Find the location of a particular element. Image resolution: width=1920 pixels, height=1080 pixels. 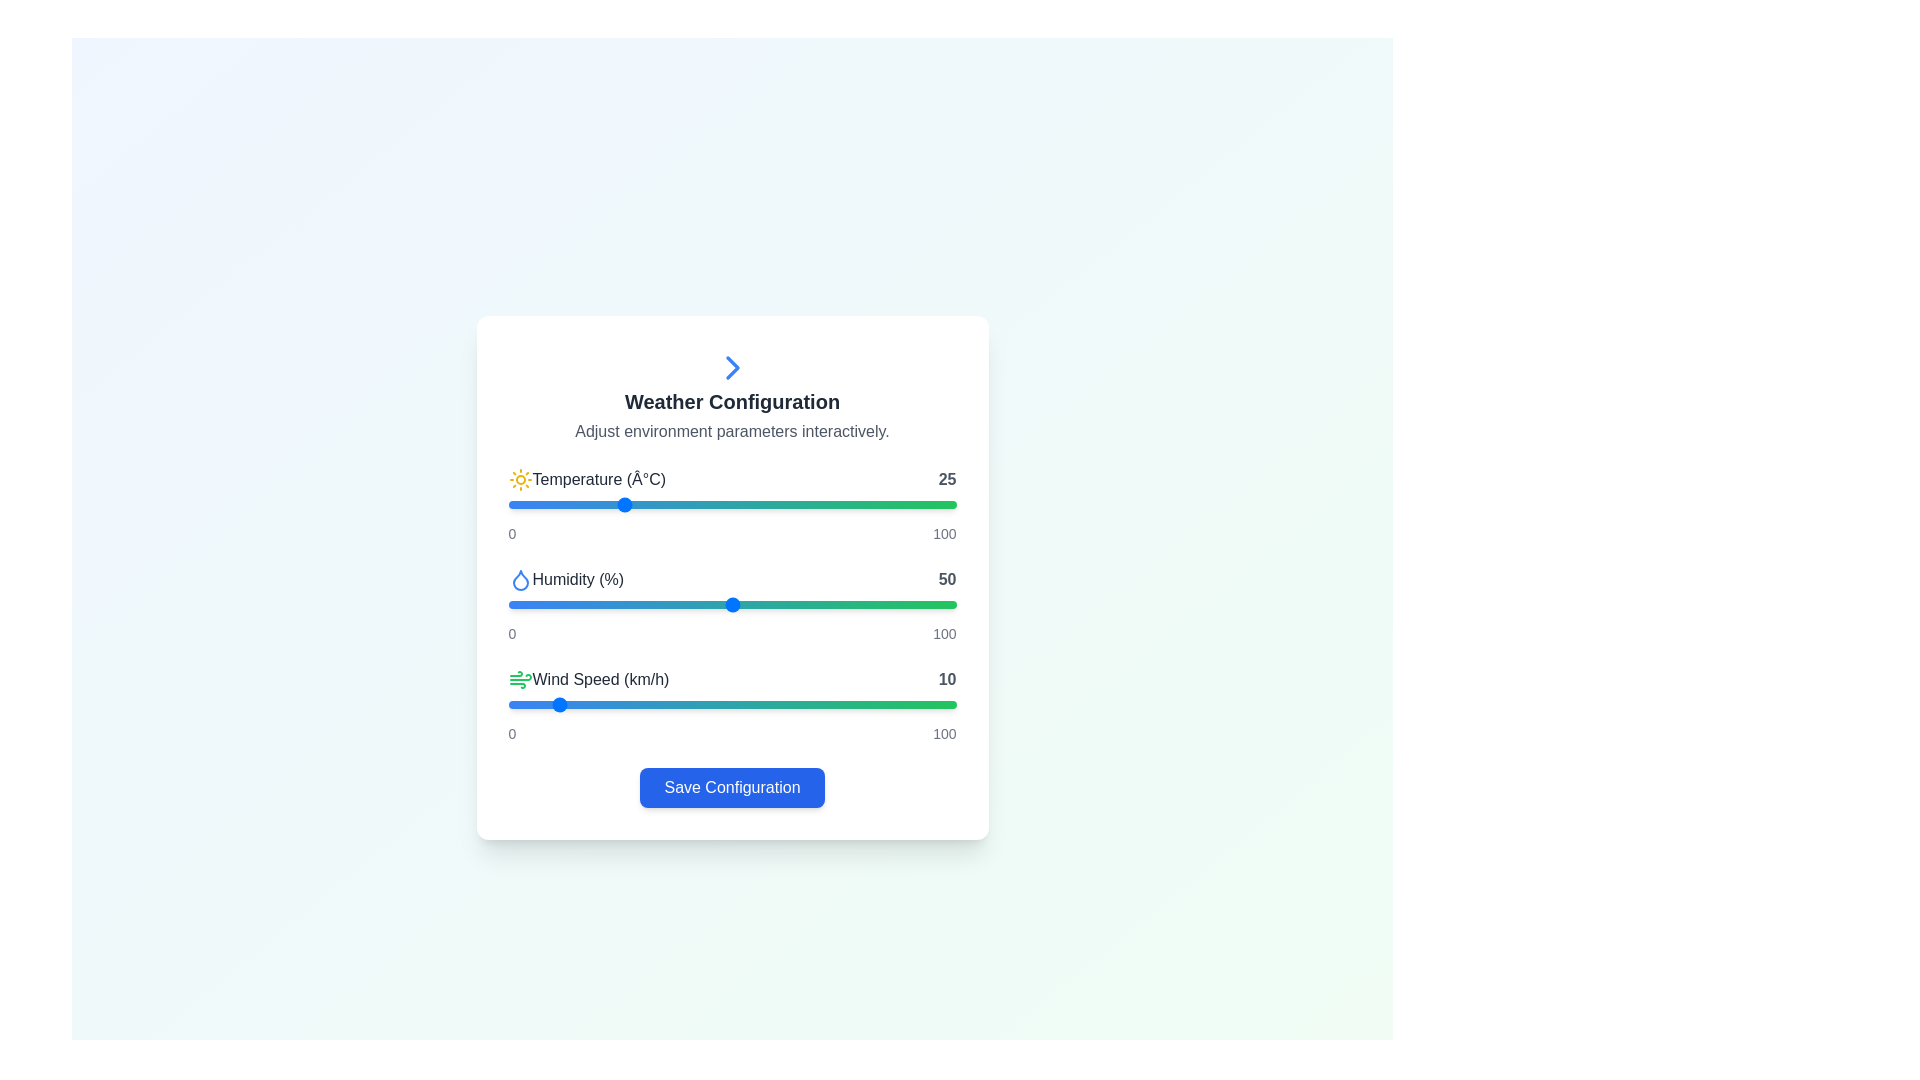

the slider value is located at coordinates (557, 604).